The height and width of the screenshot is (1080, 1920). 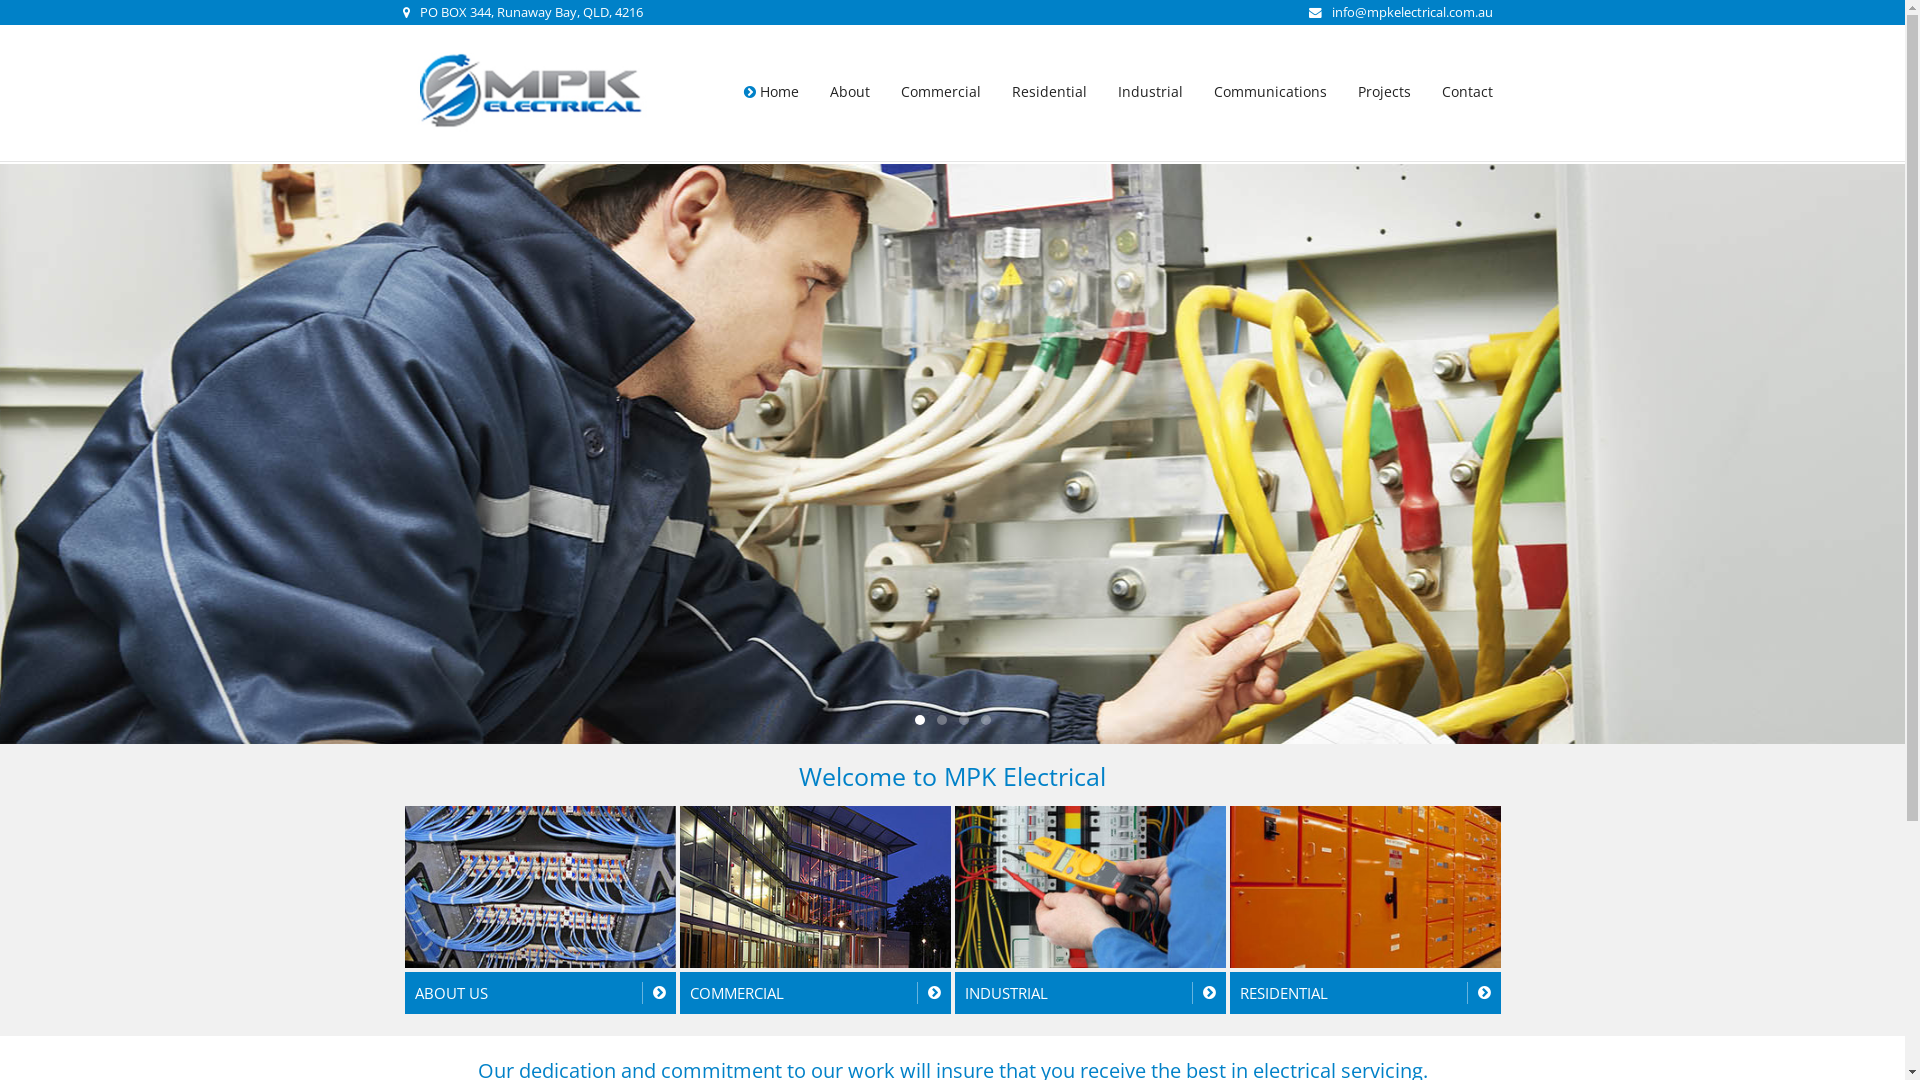 What do you see at coordinates (770, 92) in the screenshot?
I see `'Home'` at bounding box center [770, 92].